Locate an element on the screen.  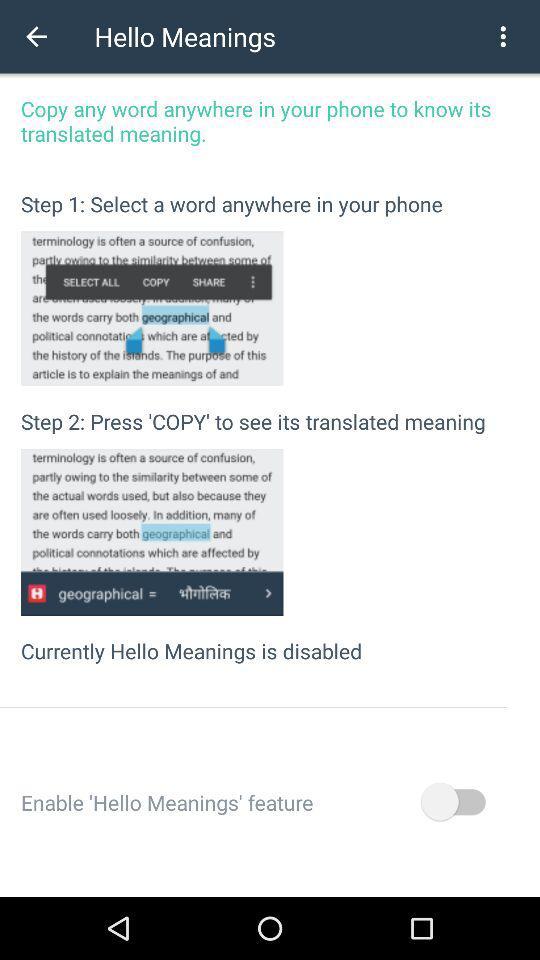
the icon to the right of enable hello meanings item is located at coordinates (452, 802).